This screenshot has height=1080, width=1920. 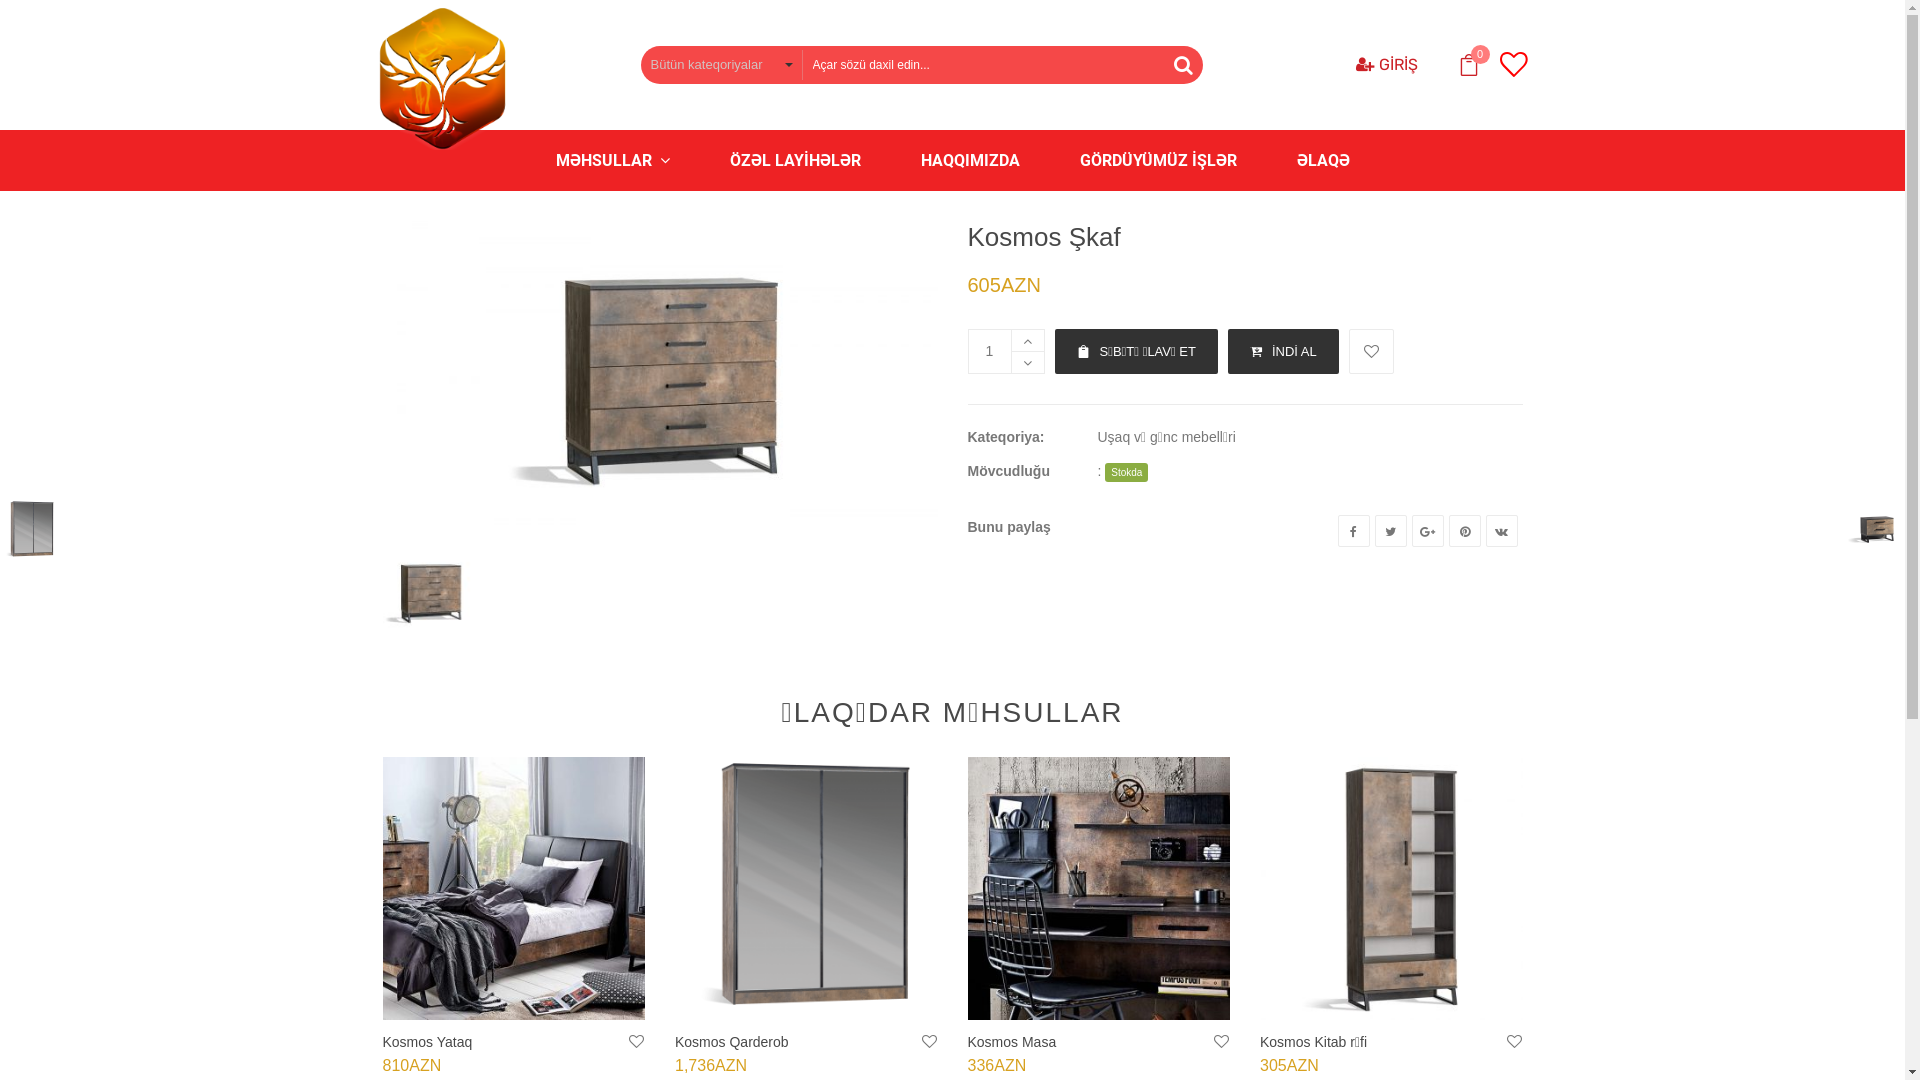 What do you see at coordinates (730, 1040) in the screenshot?
I see `'Kosmos Qarderob'` at bounding box center [730, 1040].